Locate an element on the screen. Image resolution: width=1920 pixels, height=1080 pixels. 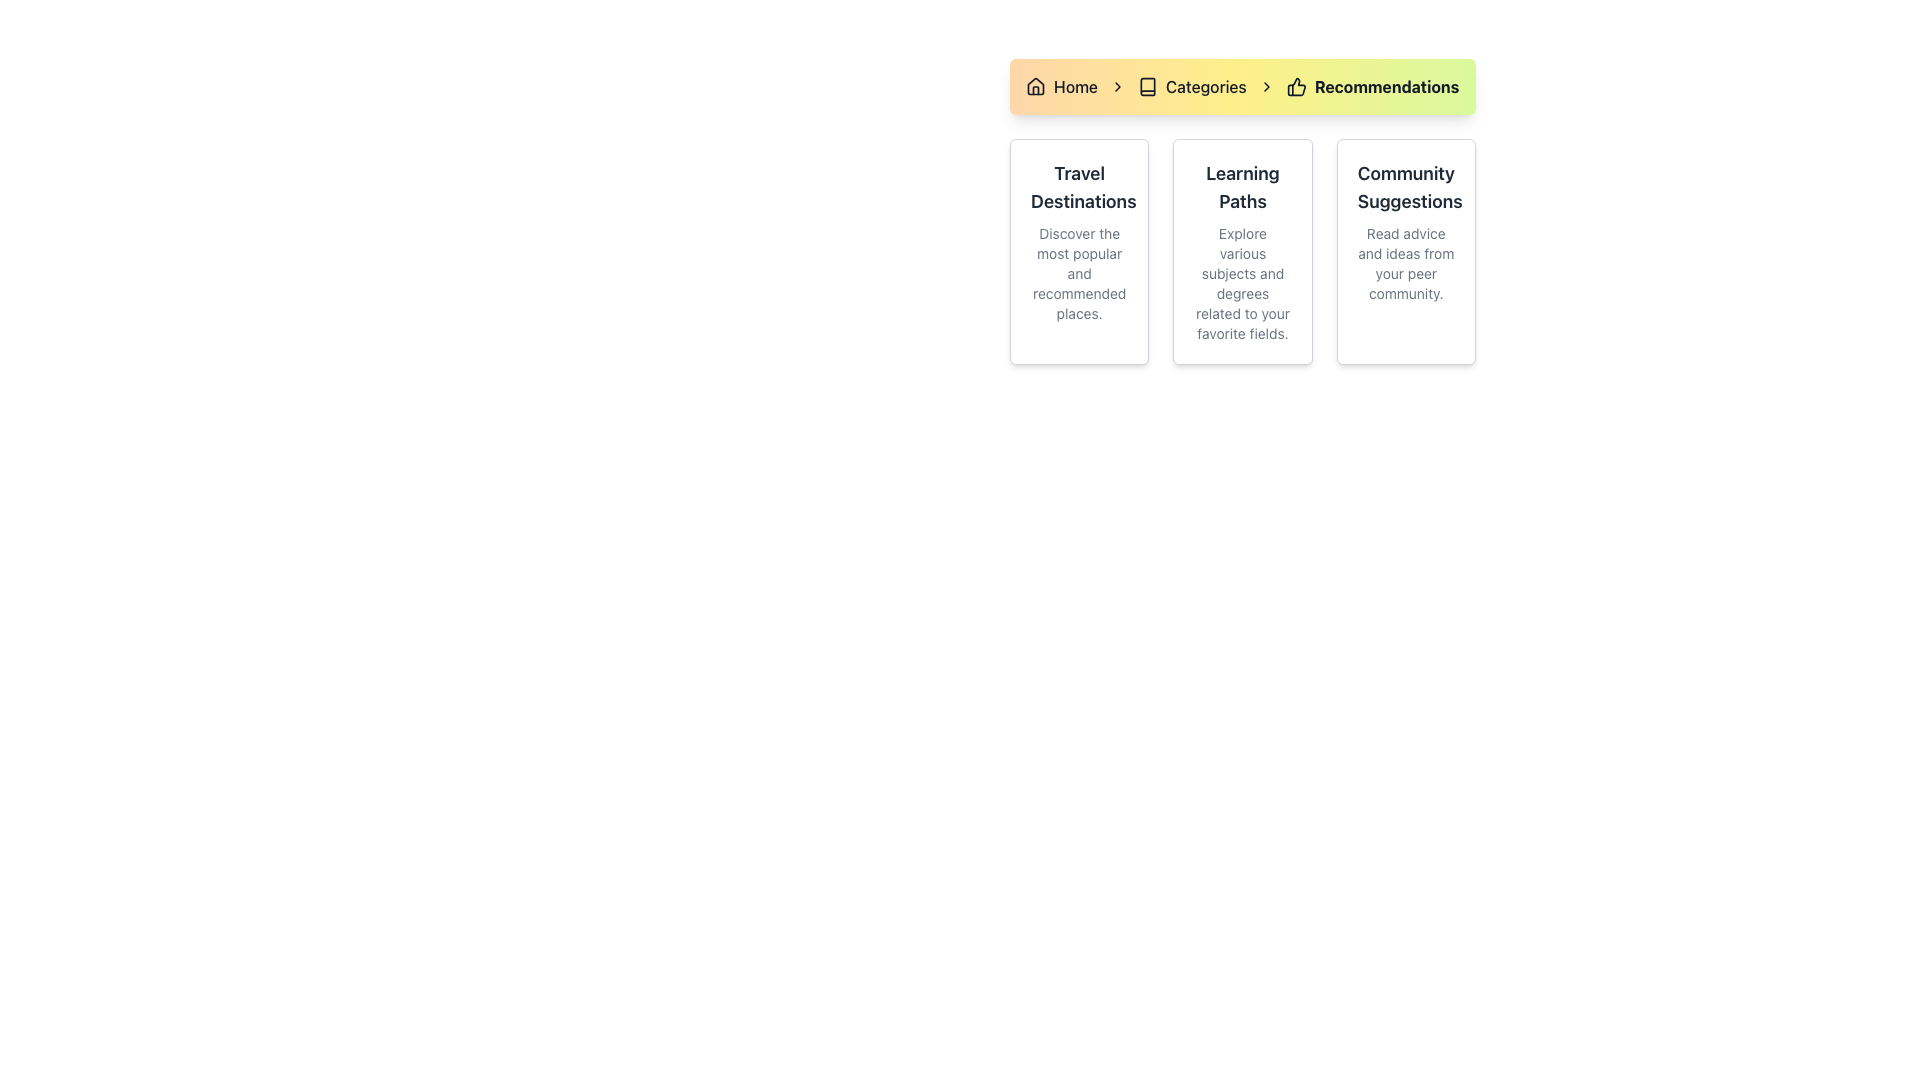
the 'Categories' text element in the breadcrumb navigation bar is located at coordinates (1205, 86).